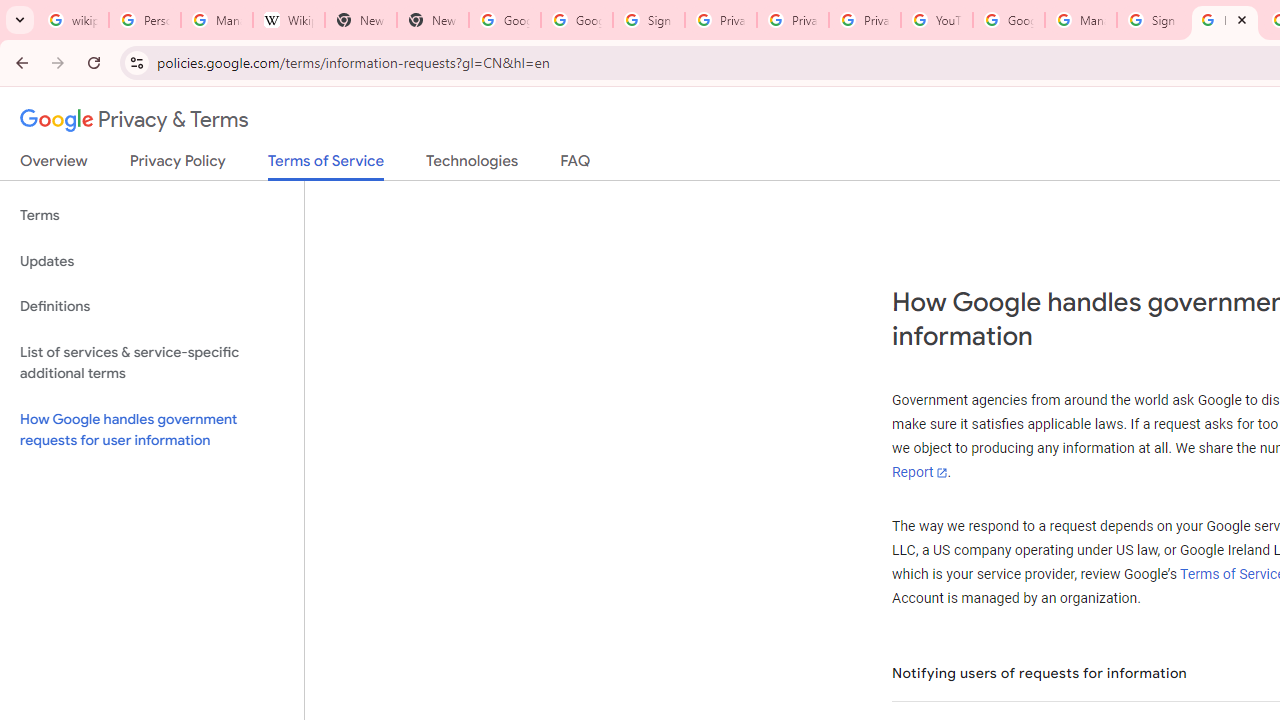 This screenshot has height=720, width=1280. Describe the element at coordinates (151, 306) in the screenshot. I see `'Definitions'` at that location.